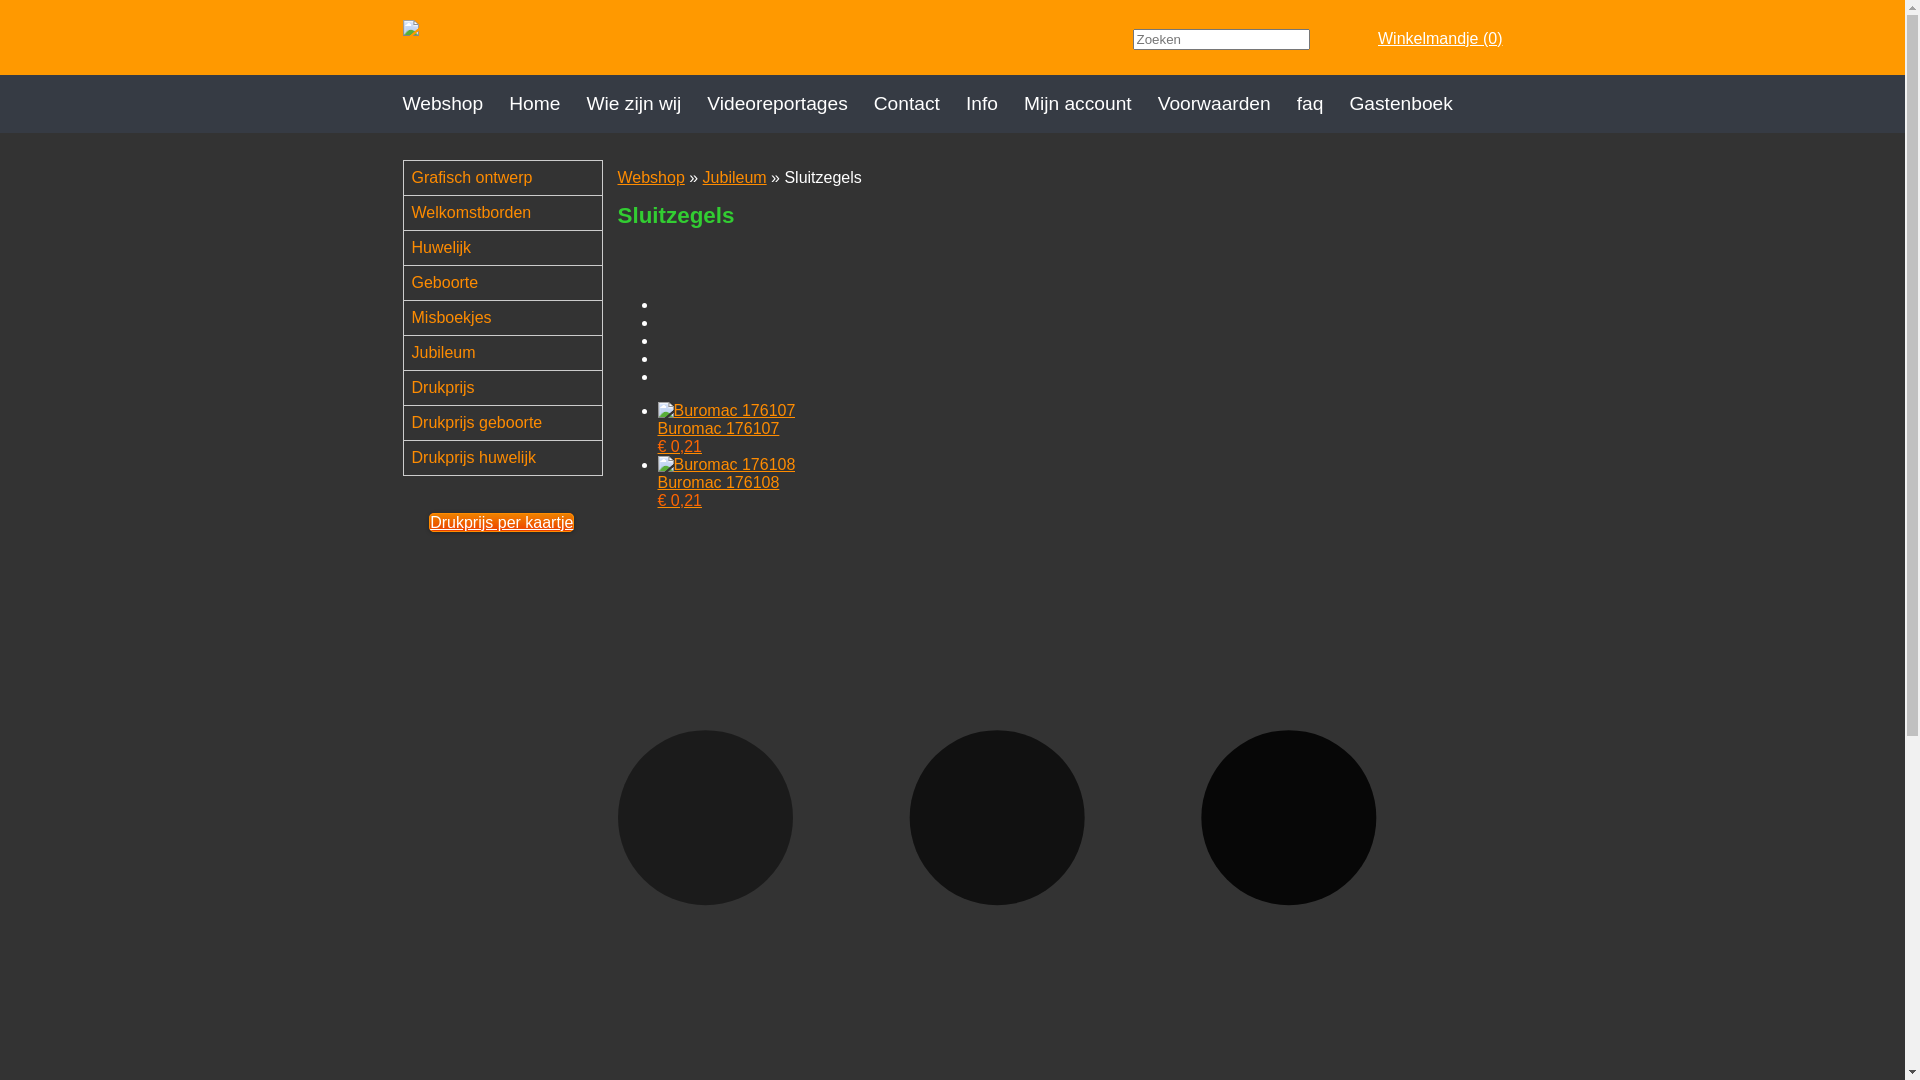 Image resolution: width=1920 pixels, height=1080 pixels. I want to click on 'Home', so click(547, 104).